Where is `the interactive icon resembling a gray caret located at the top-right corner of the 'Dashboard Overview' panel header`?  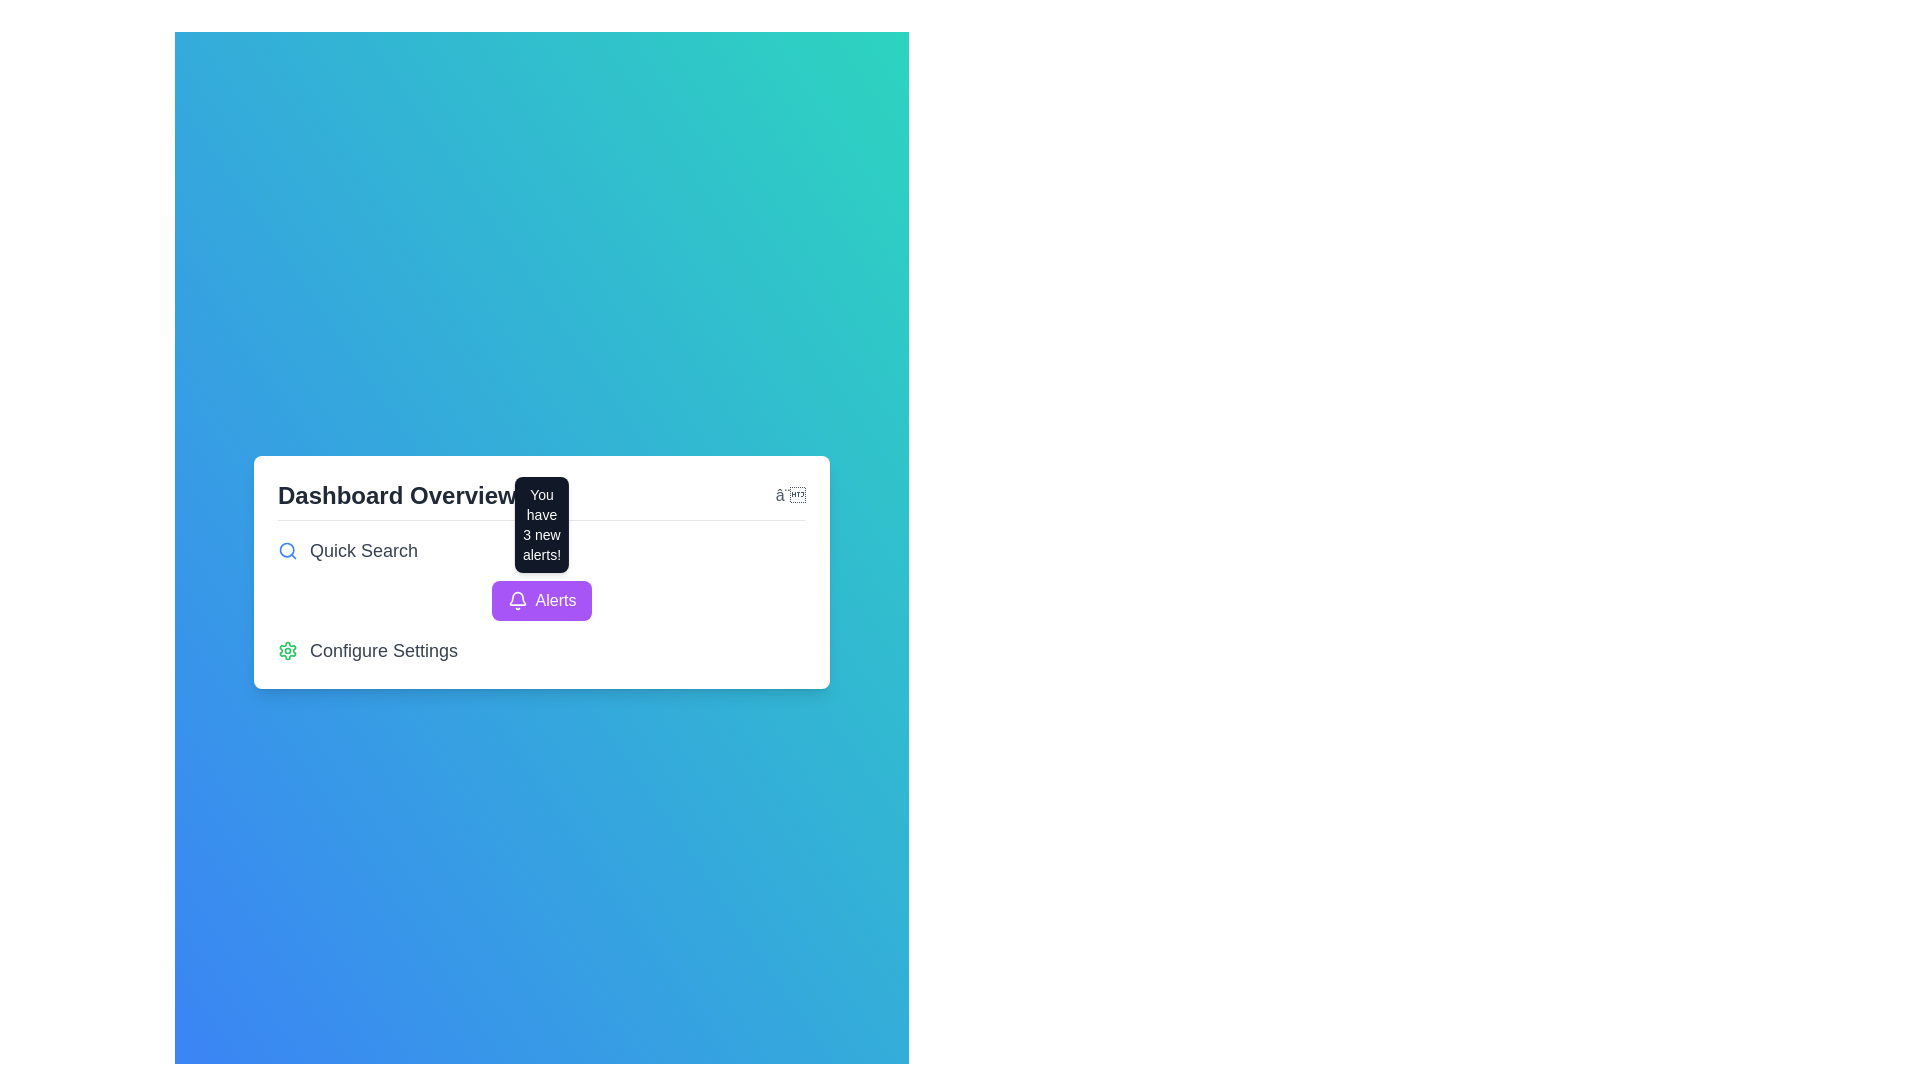 the interactive icon resembling a gray caret located at the top-right corner of the 'Dashboard Overview' panel header is located at coordinates (789, 495).